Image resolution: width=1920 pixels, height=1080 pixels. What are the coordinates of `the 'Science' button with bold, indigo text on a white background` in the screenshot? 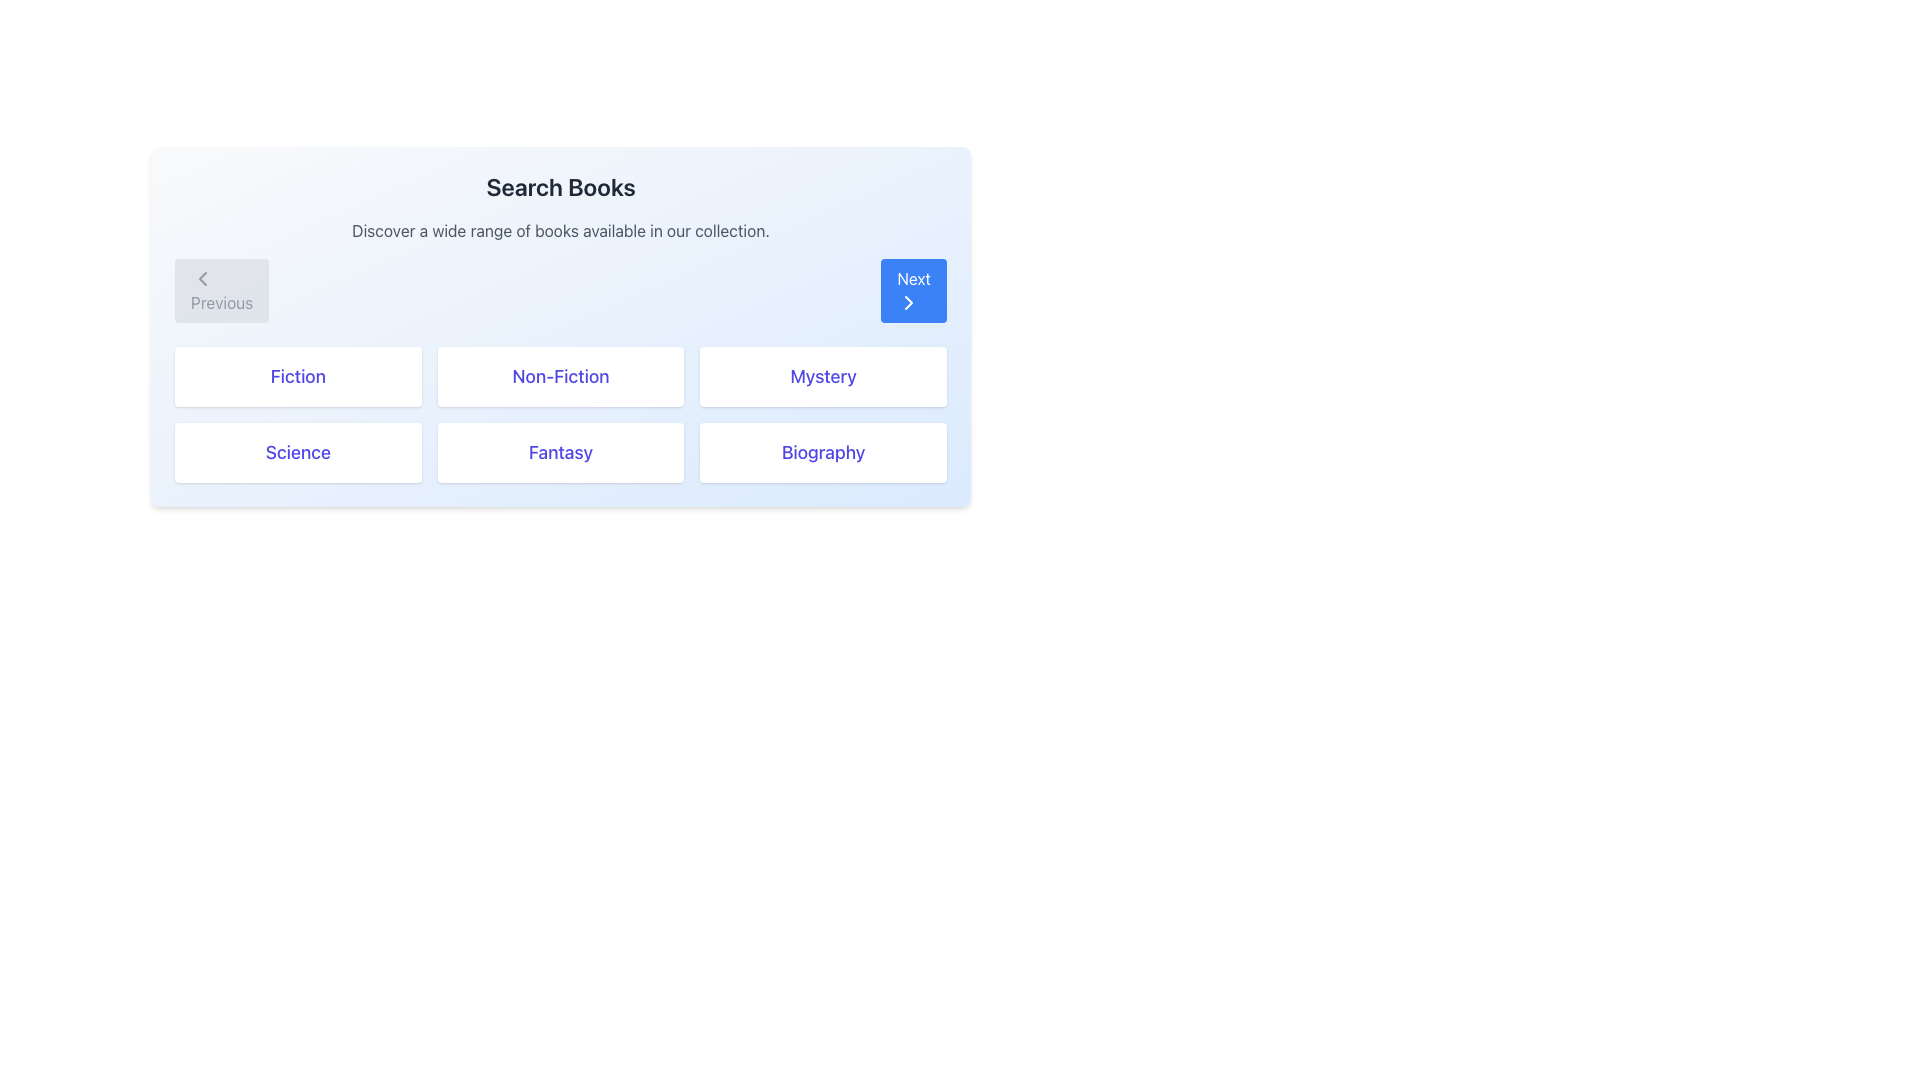 It's located at (296, 452).